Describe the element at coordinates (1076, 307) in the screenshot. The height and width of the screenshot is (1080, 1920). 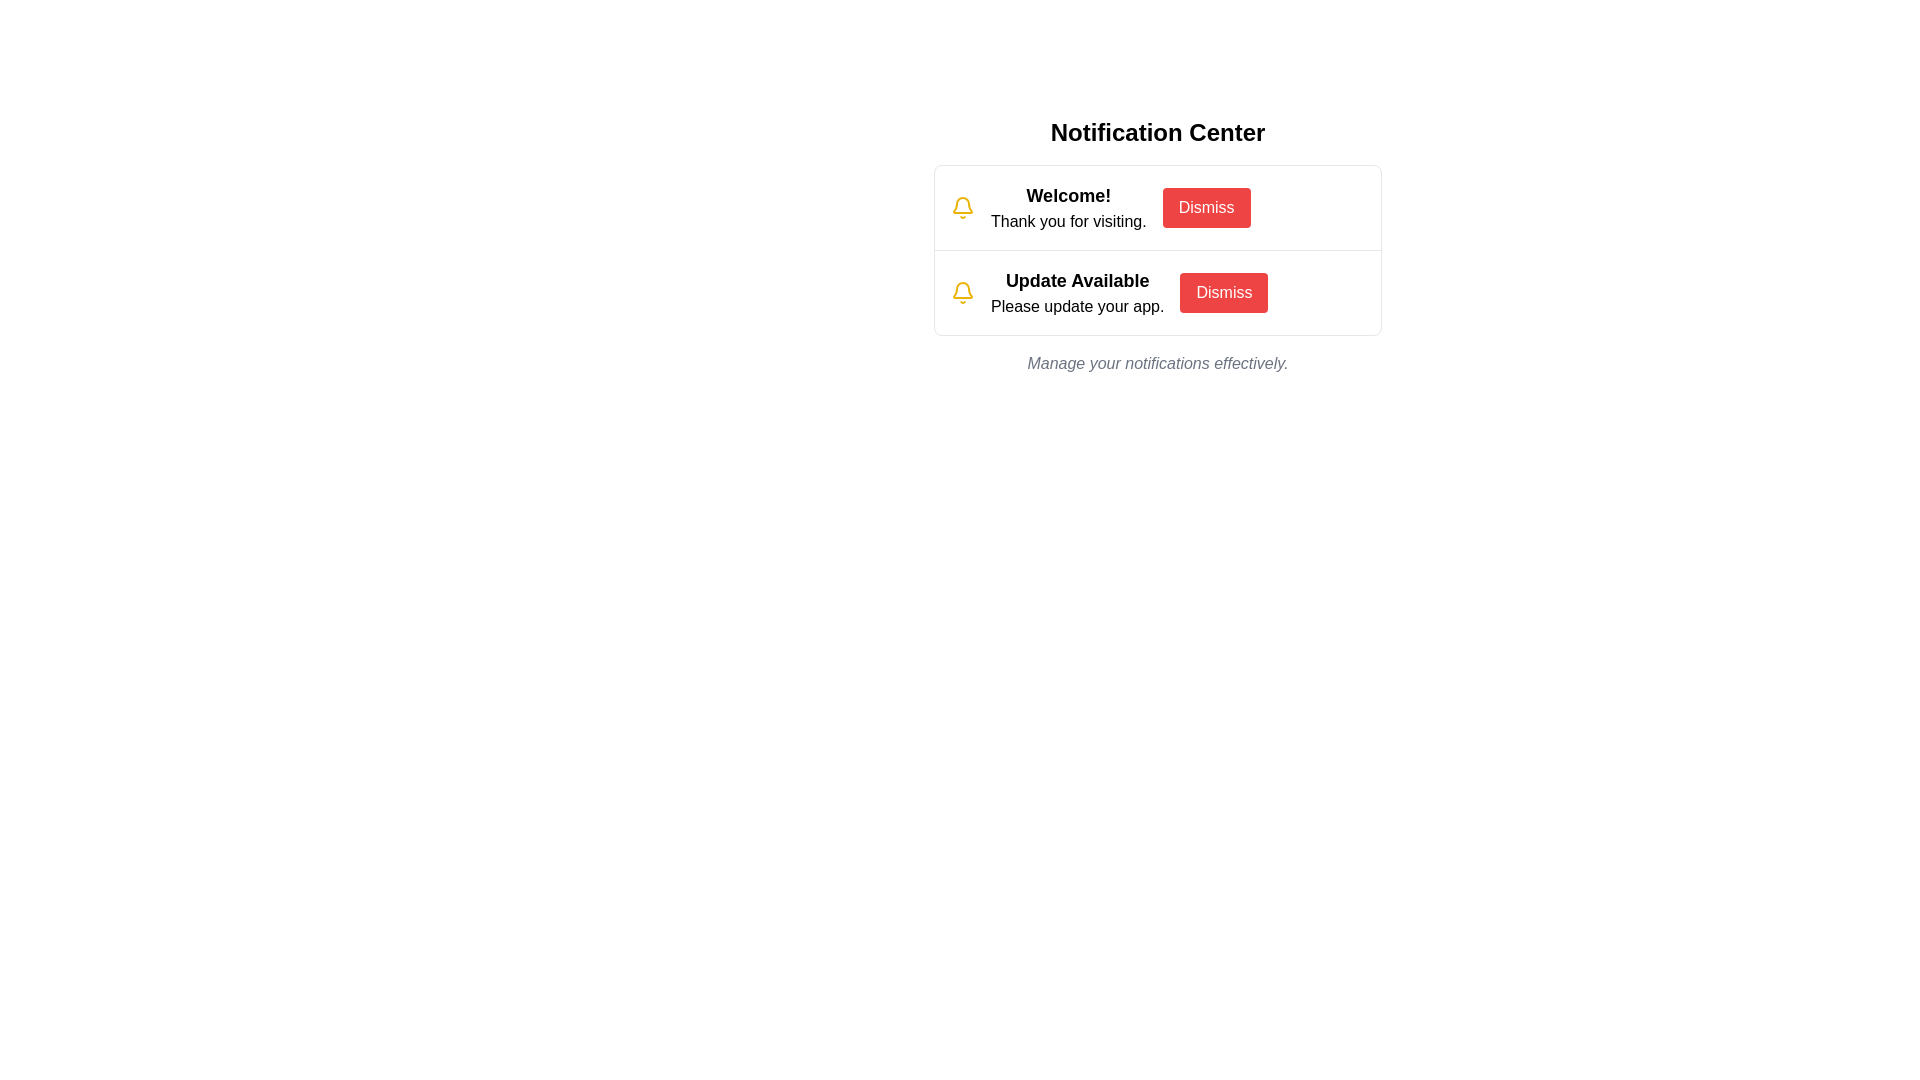
I see `the static text block that instructs the user to update their application, which is positioned beneath the 'Update Available' heading in the notification interface` at that location.